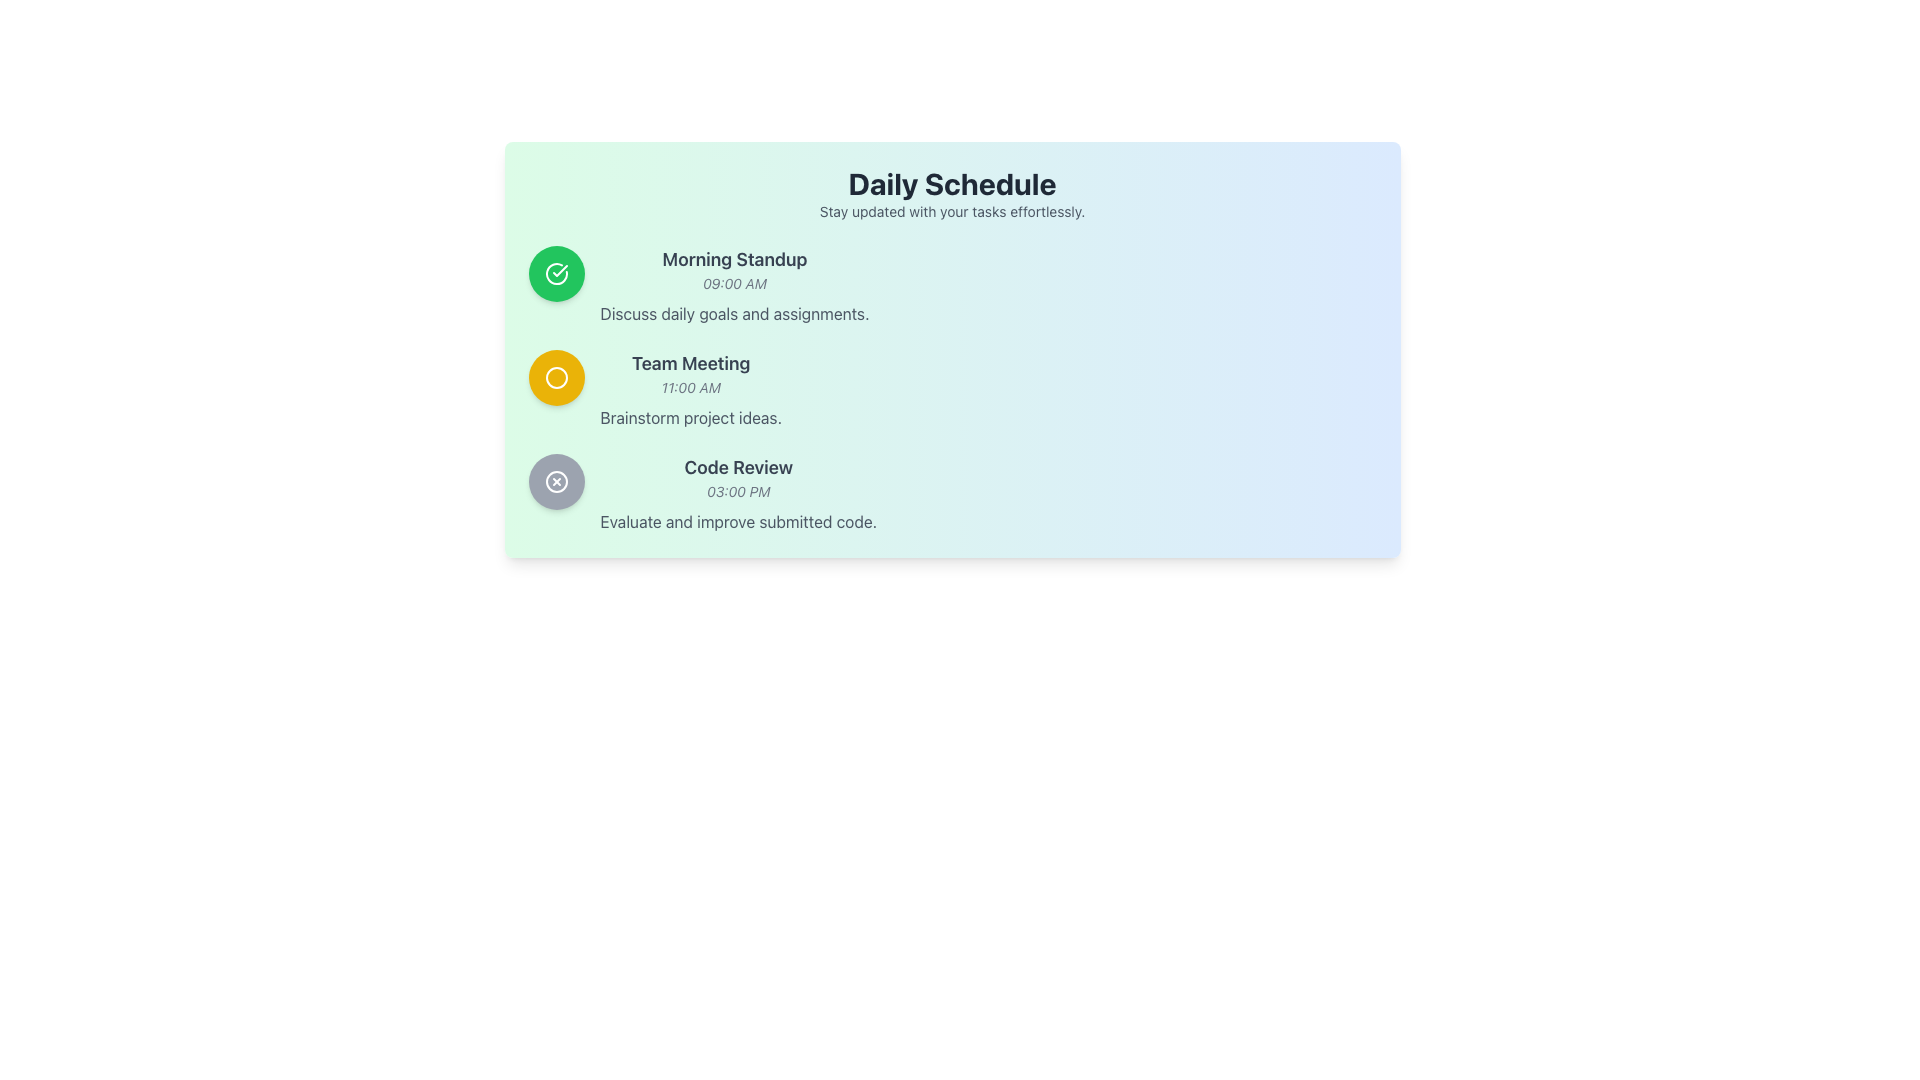  I want to click on the 'Team Meeting' icon button located to the left of the 'Team Meeting' text and its time '11:00 AM' in the daily schedule interface, so click(556, 378).